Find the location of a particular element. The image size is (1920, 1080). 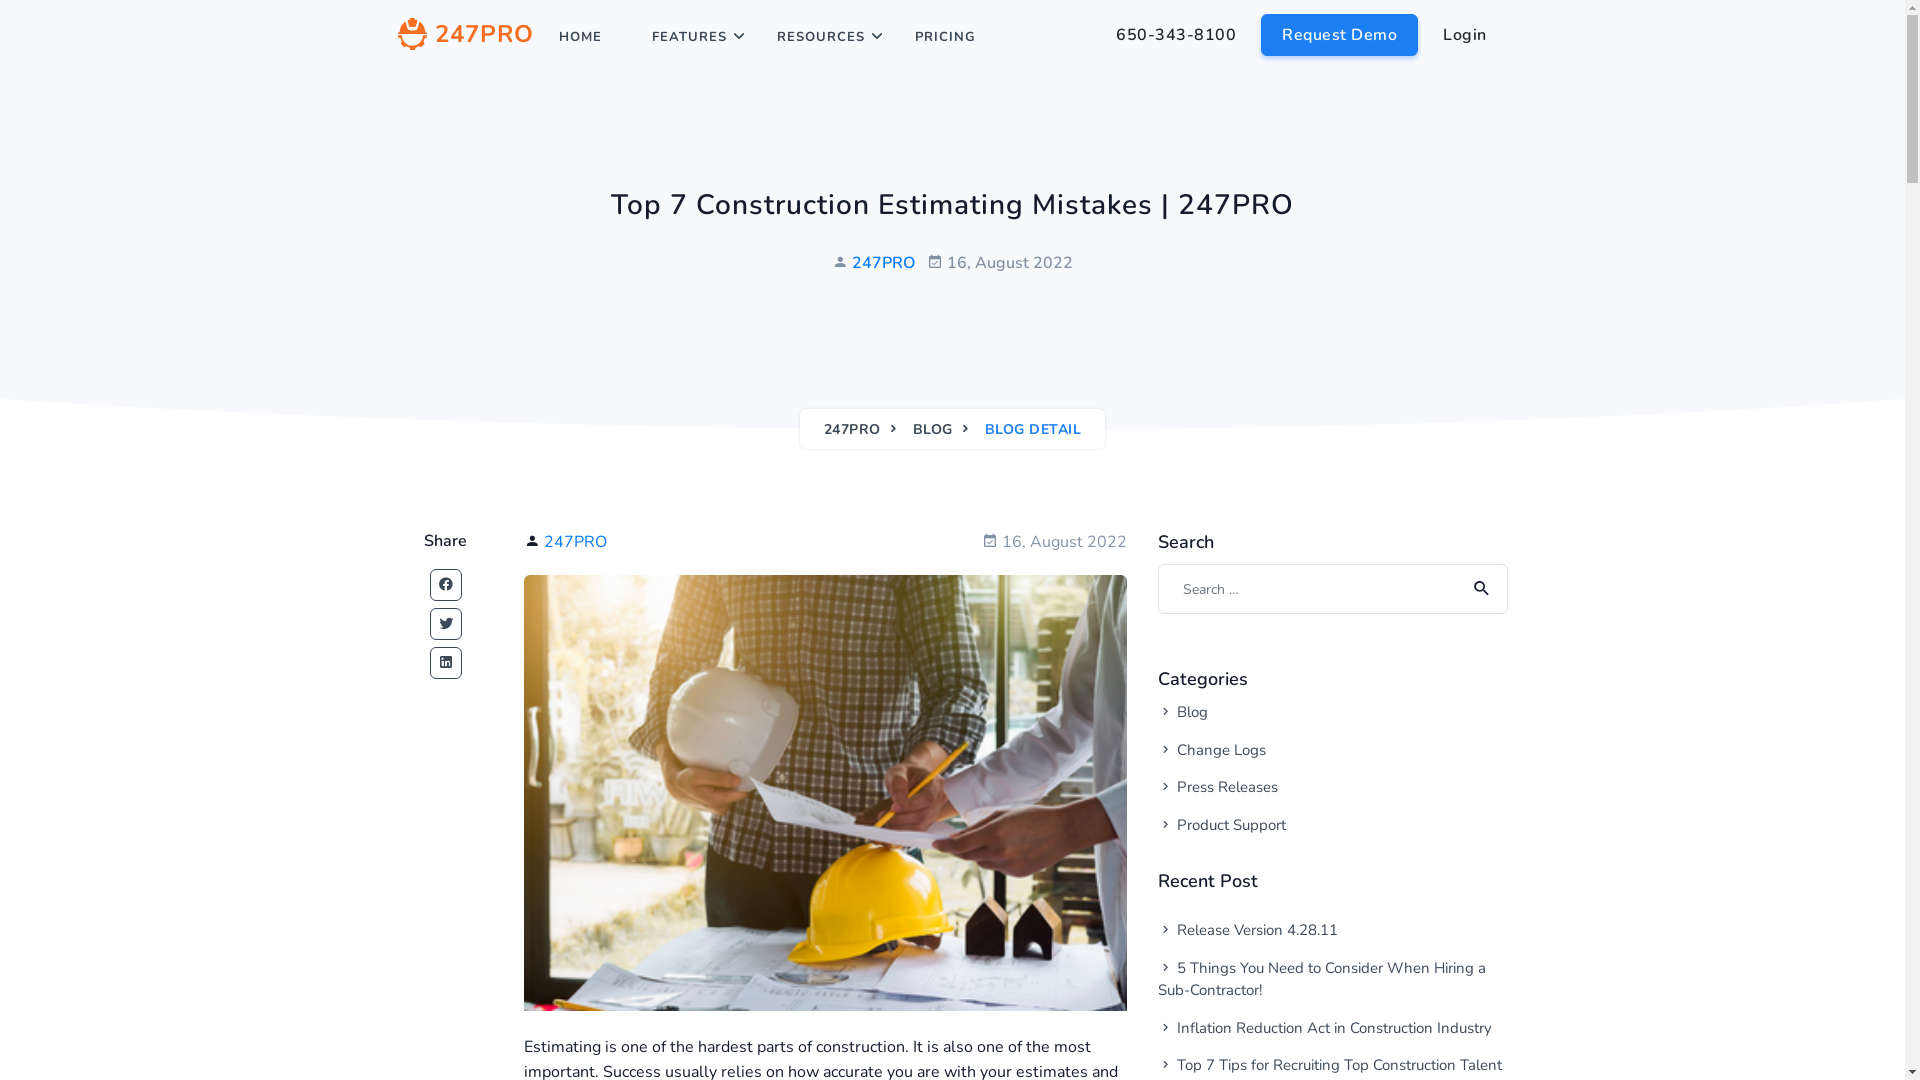

'HOME' is located at coordinates (579, 37).